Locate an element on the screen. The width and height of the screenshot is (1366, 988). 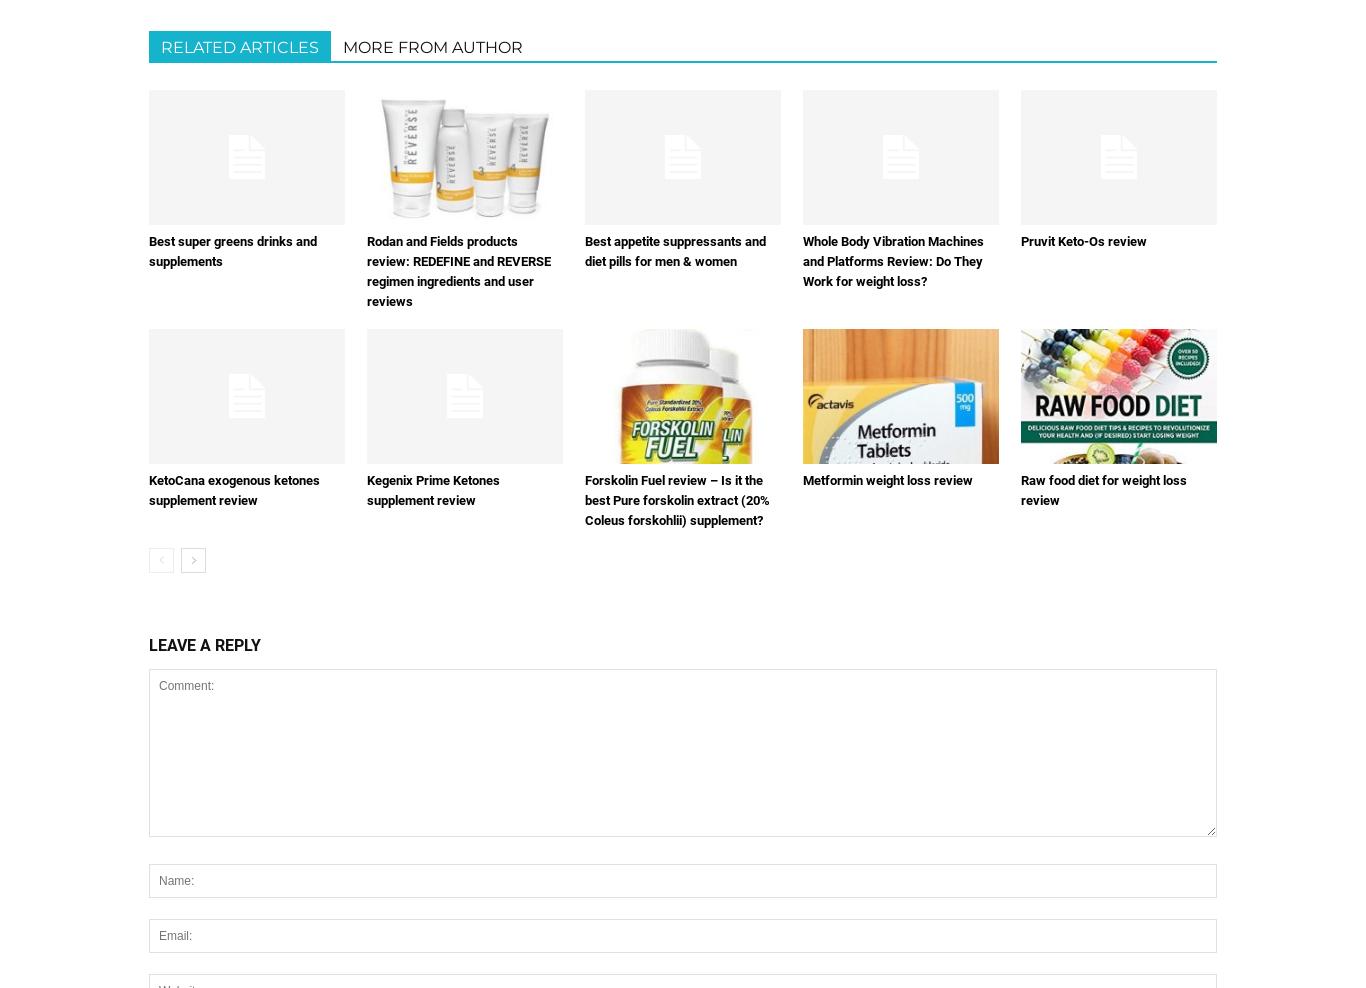
'Whole Body Vibration Machines and Platforms Review: Do They Work for weight loss?' is located at coordinates (892, 259).